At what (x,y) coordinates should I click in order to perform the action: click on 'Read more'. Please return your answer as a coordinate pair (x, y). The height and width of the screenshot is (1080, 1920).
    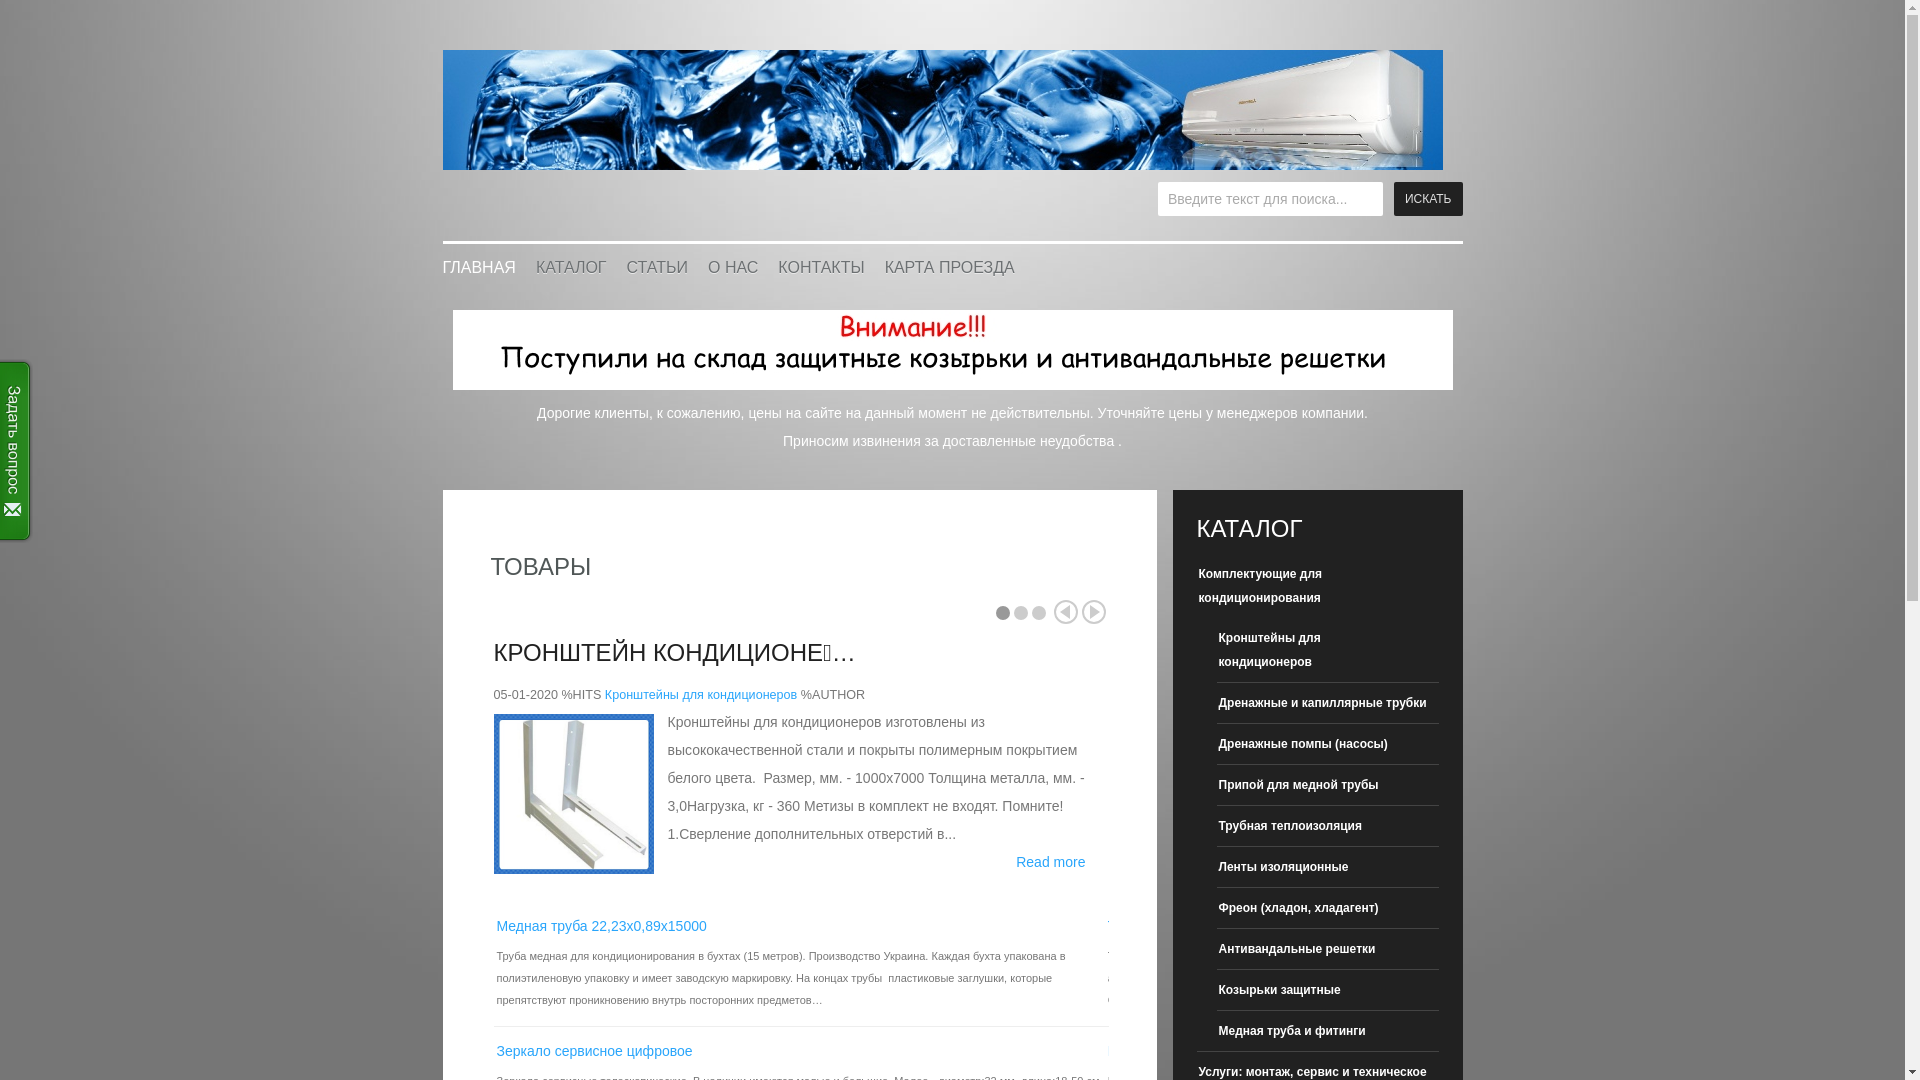
    Looking at the image, I should click on (1049, 860).